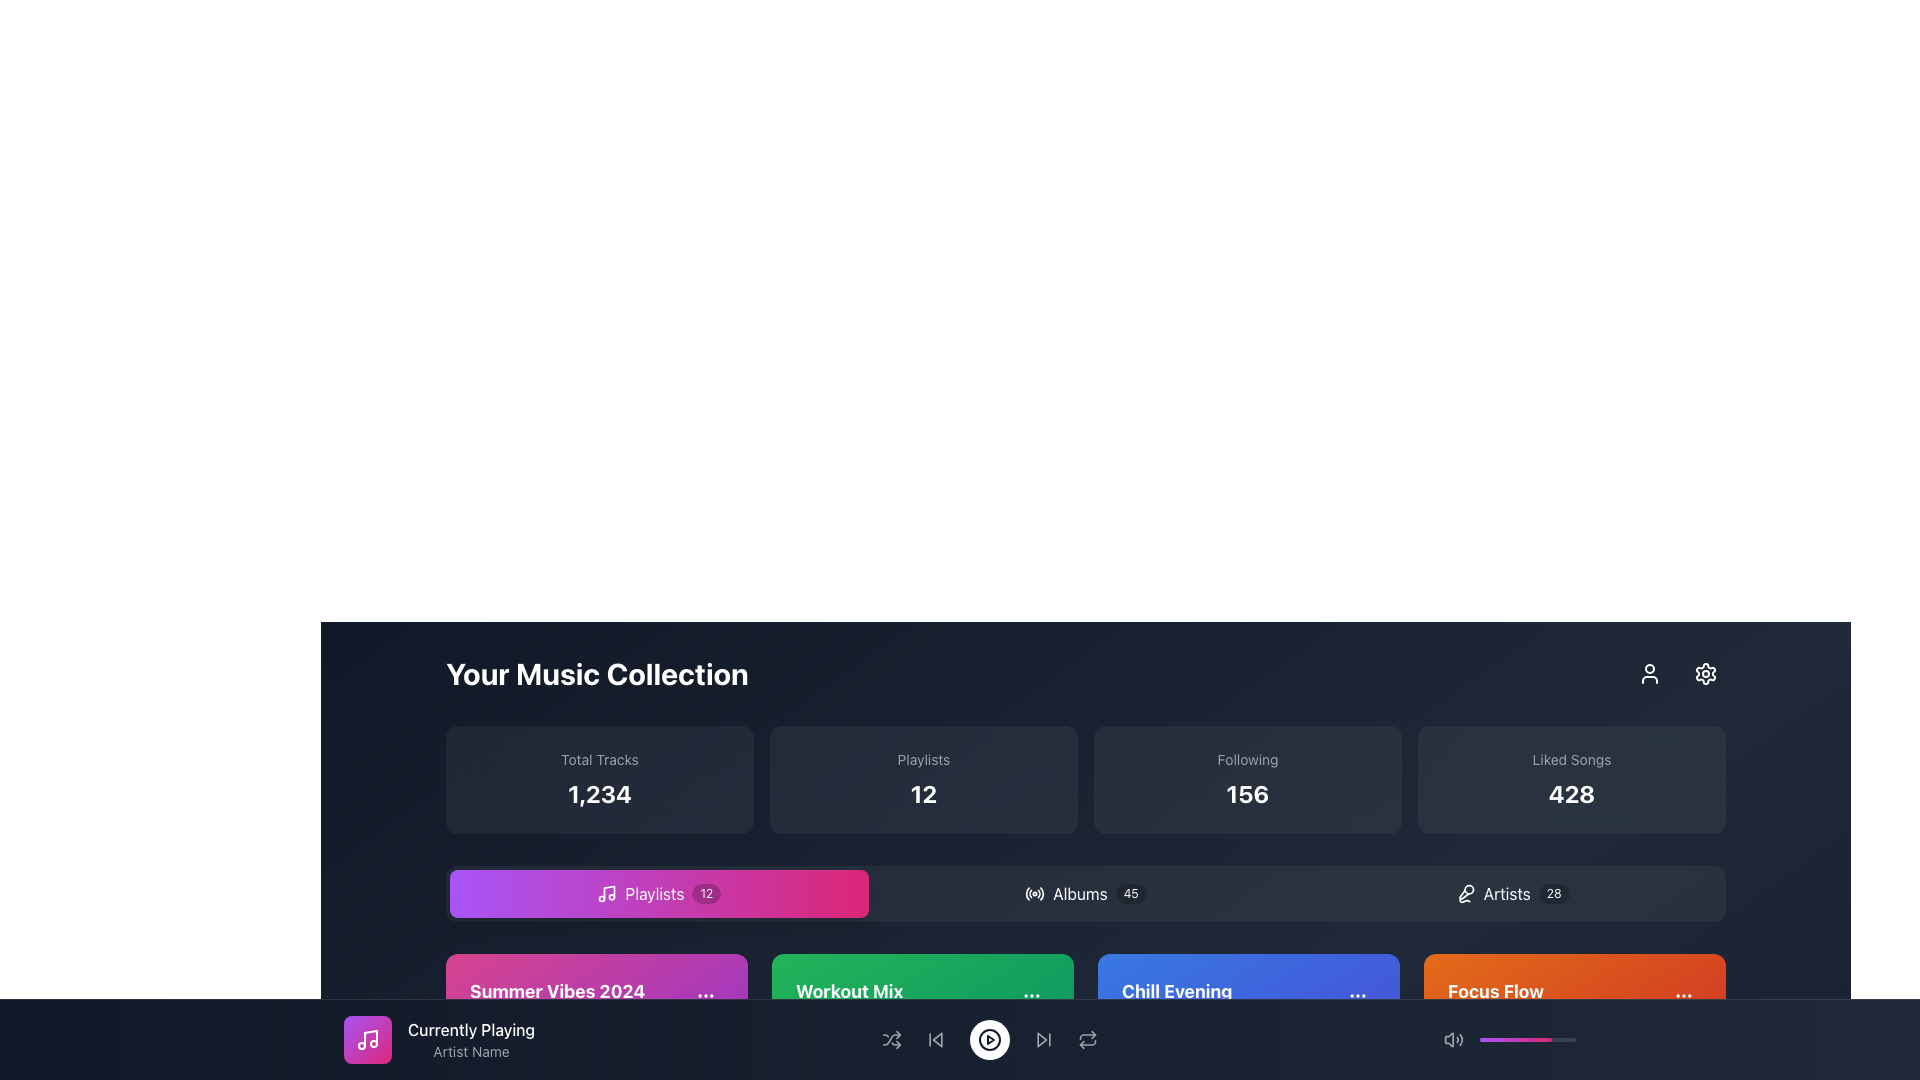 This screenshot has height=1080, width=1920. I want to click on the badge indicating the number of 'Artists' in the music collection, located to the right of the 'Artists' text, so click(1553, 893).